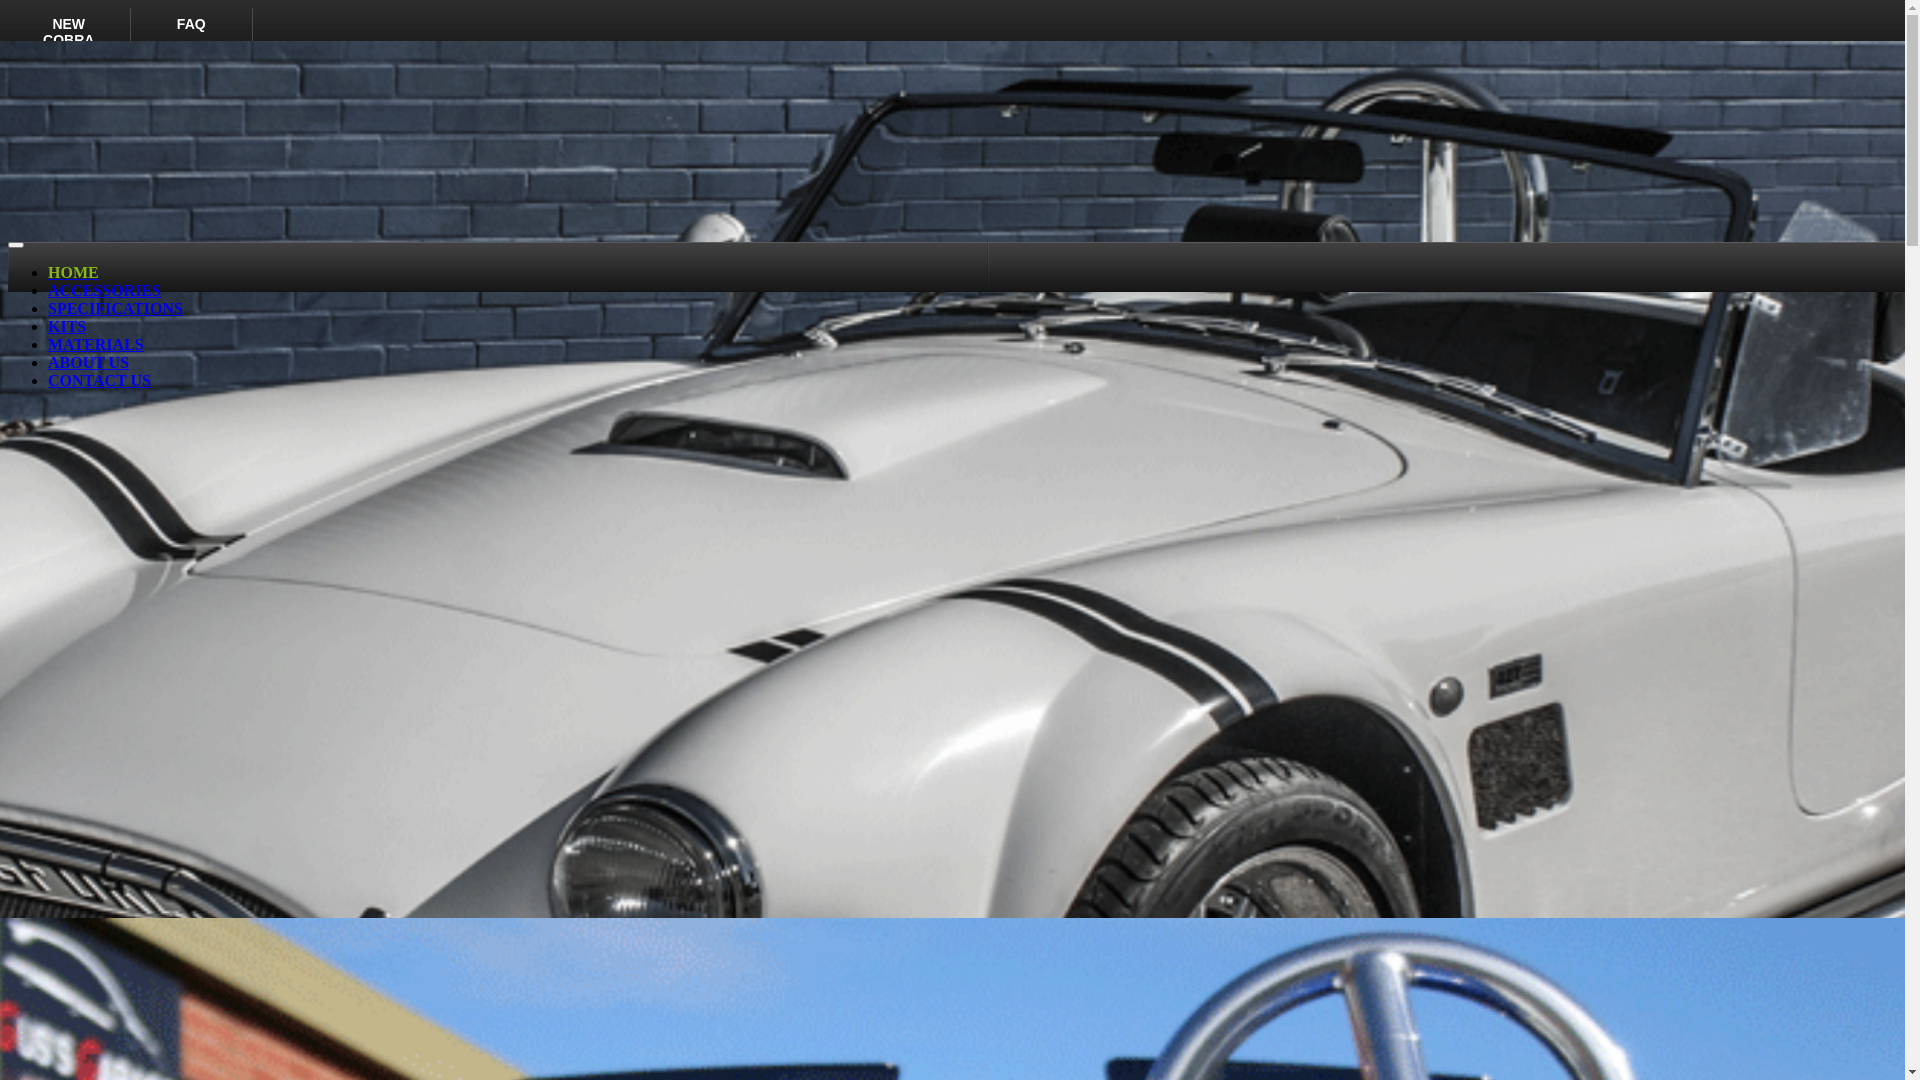 This screenshot has width=1920, height=1080. I want to click on 'ACCESSORIES', so click(103, 290).